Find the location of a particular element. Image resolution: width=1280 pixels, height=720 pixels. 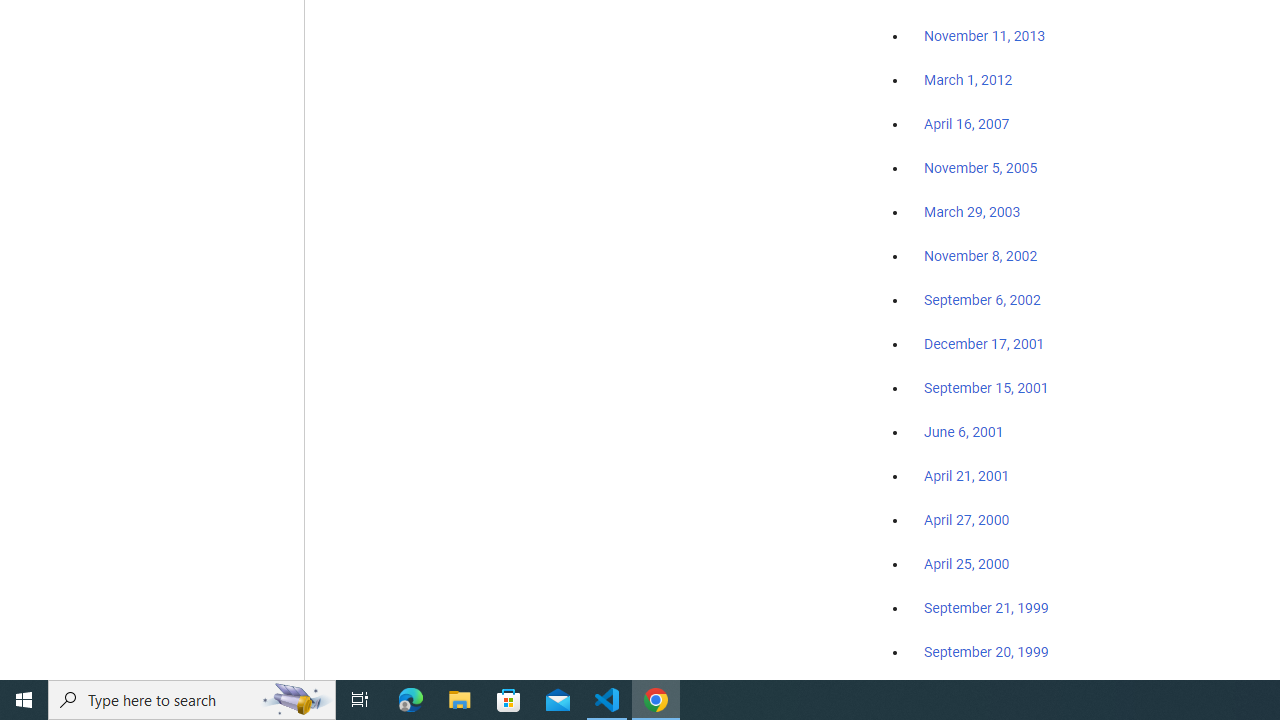

'November 11, 2013' is located at coordinates (984, 37).